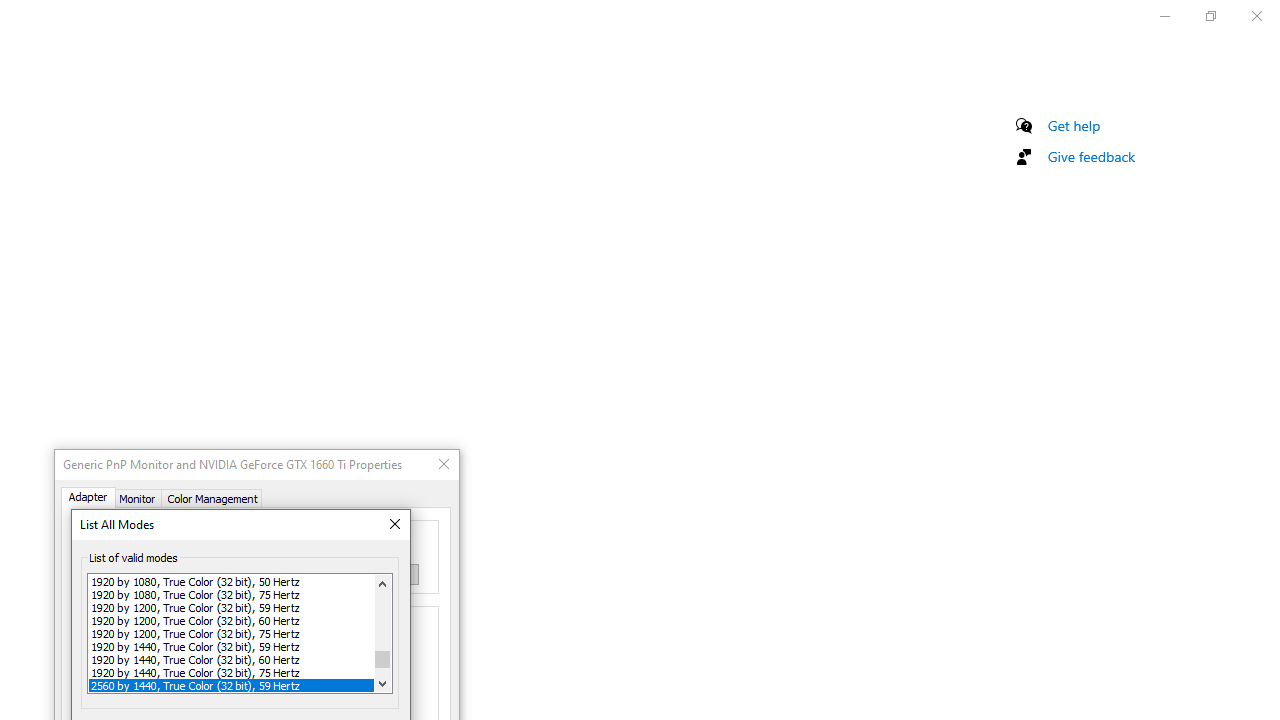 Image resolution: width=1280 pixels, height=720 pixels. What do you see at coordinates (231, 659) in the screenshot?
I see `'1920 by 1440, True Color (32 bit), 60 Hertz'` at bounding box center [231, 659].